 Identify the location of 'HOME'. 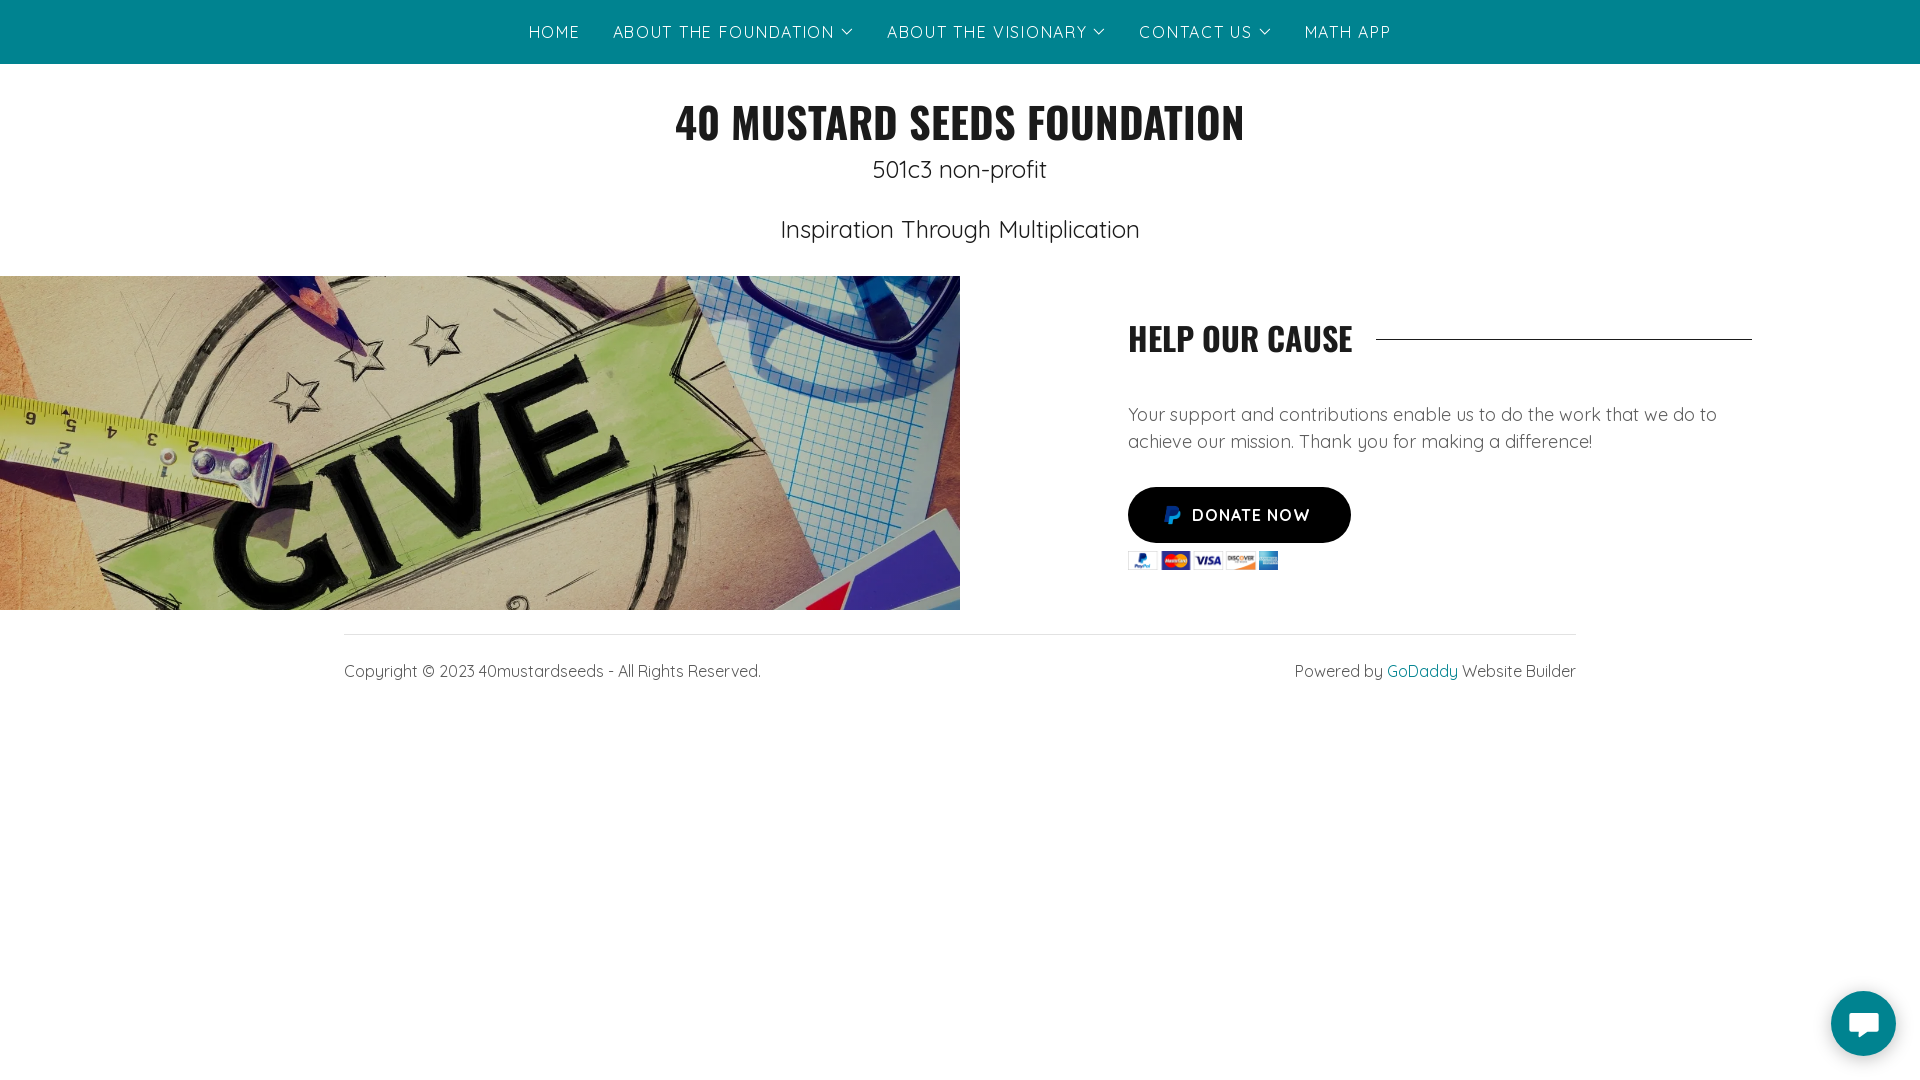
(523, 31).